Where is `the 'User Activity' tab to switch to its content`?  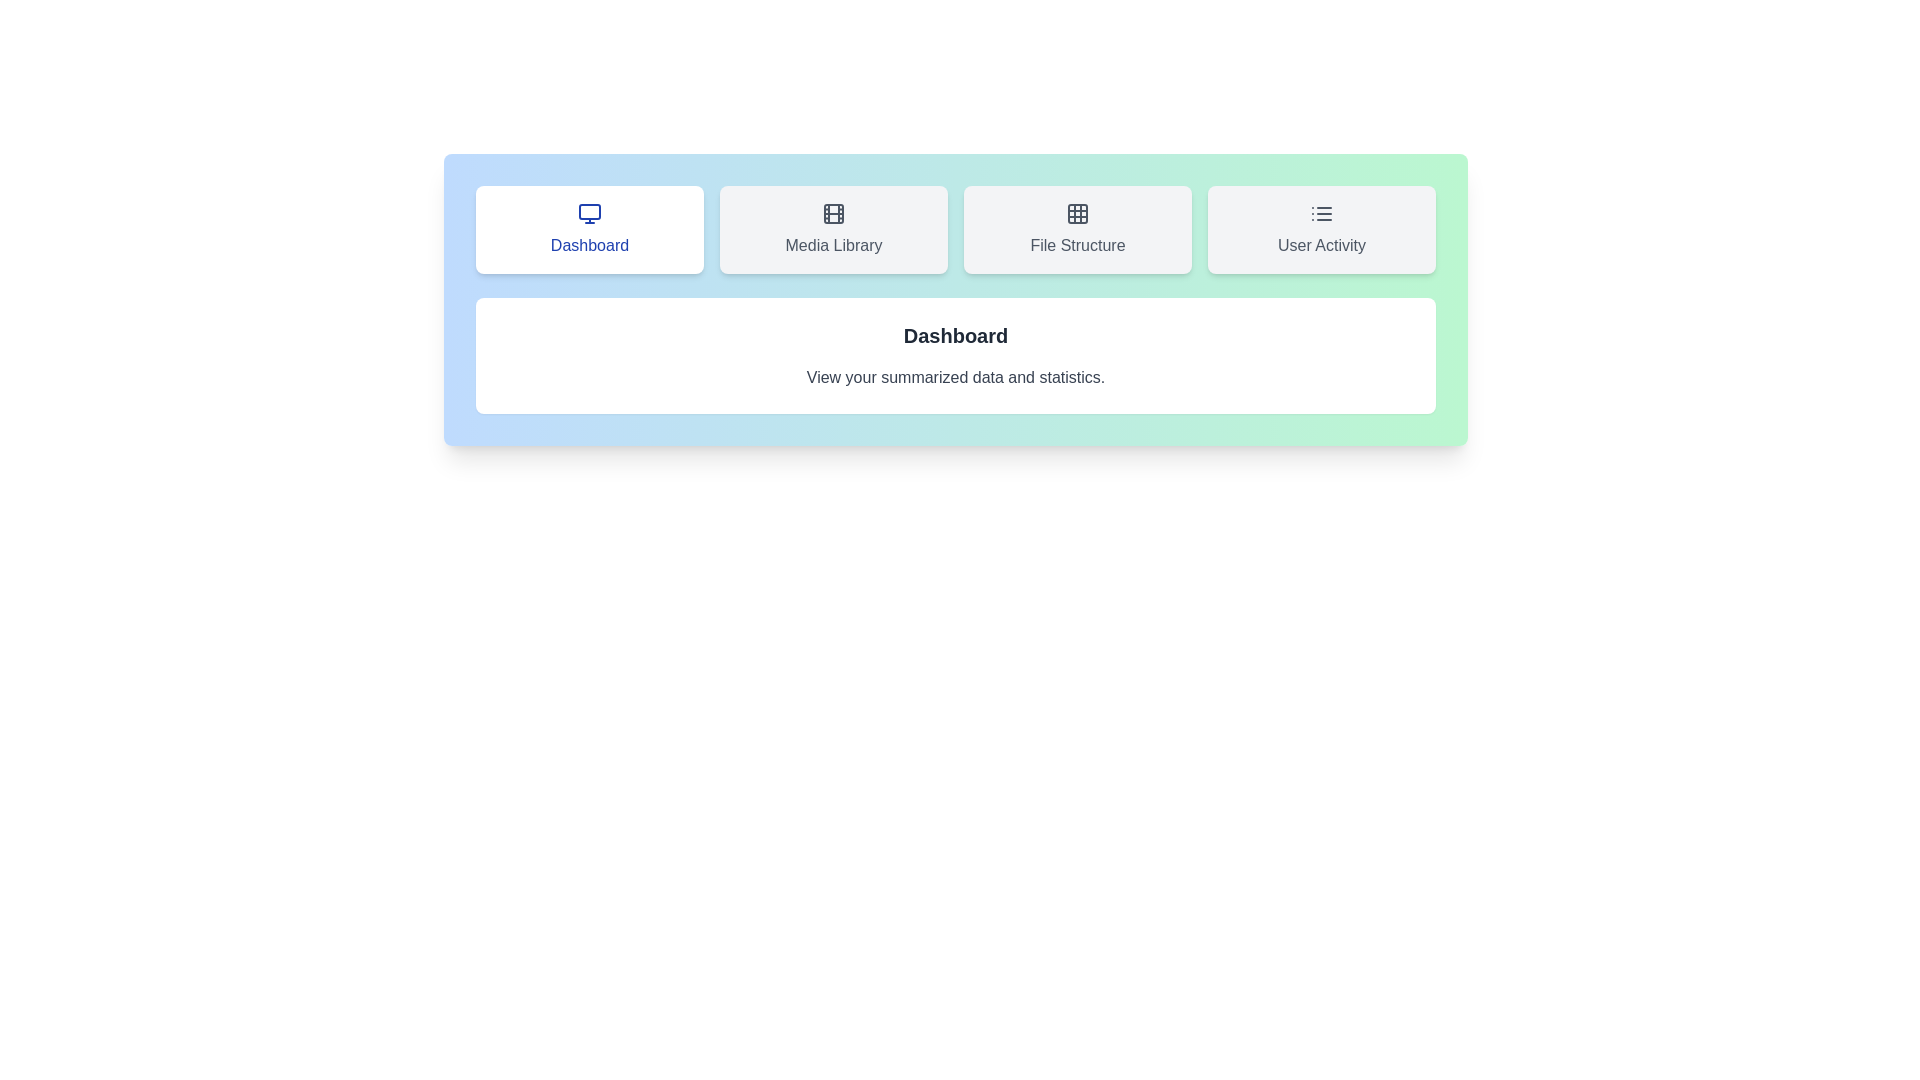
the 'User Activity' tab to switch to its content is located at coordinates (1321, 229).